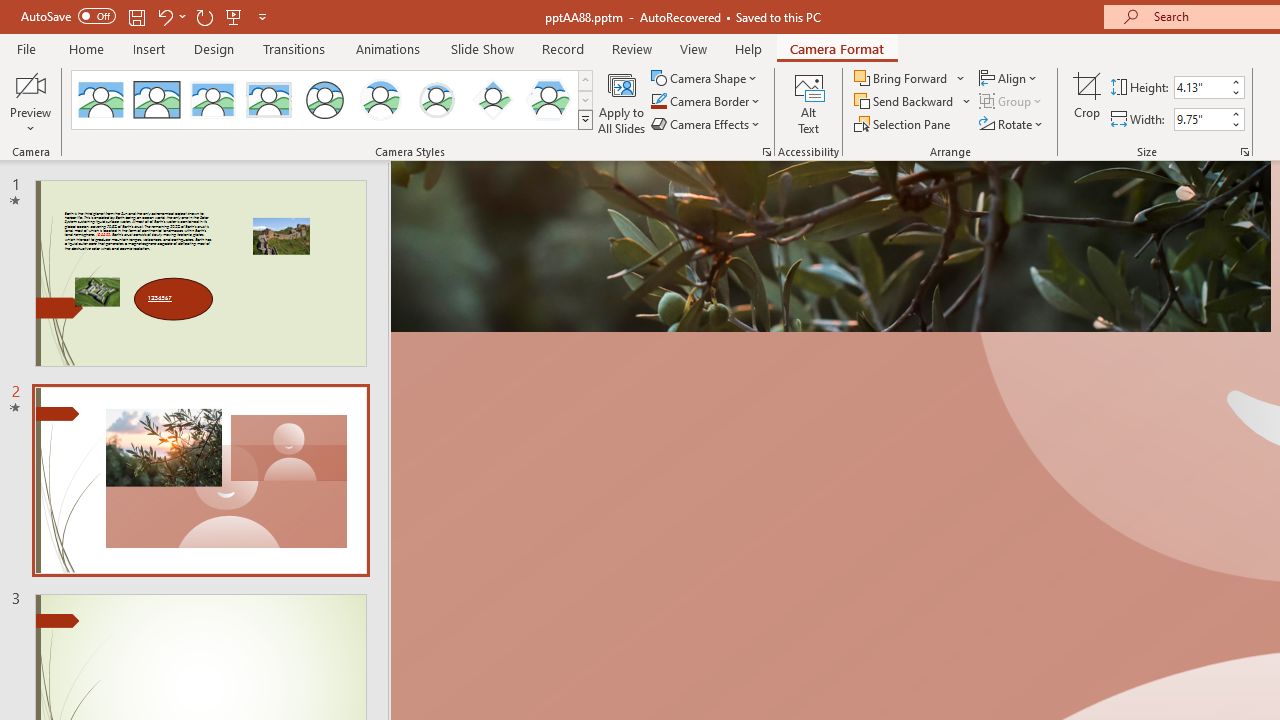  Describe the element at coordinates (1009, 77) in the screenshot. I see `'Align'` at that location.